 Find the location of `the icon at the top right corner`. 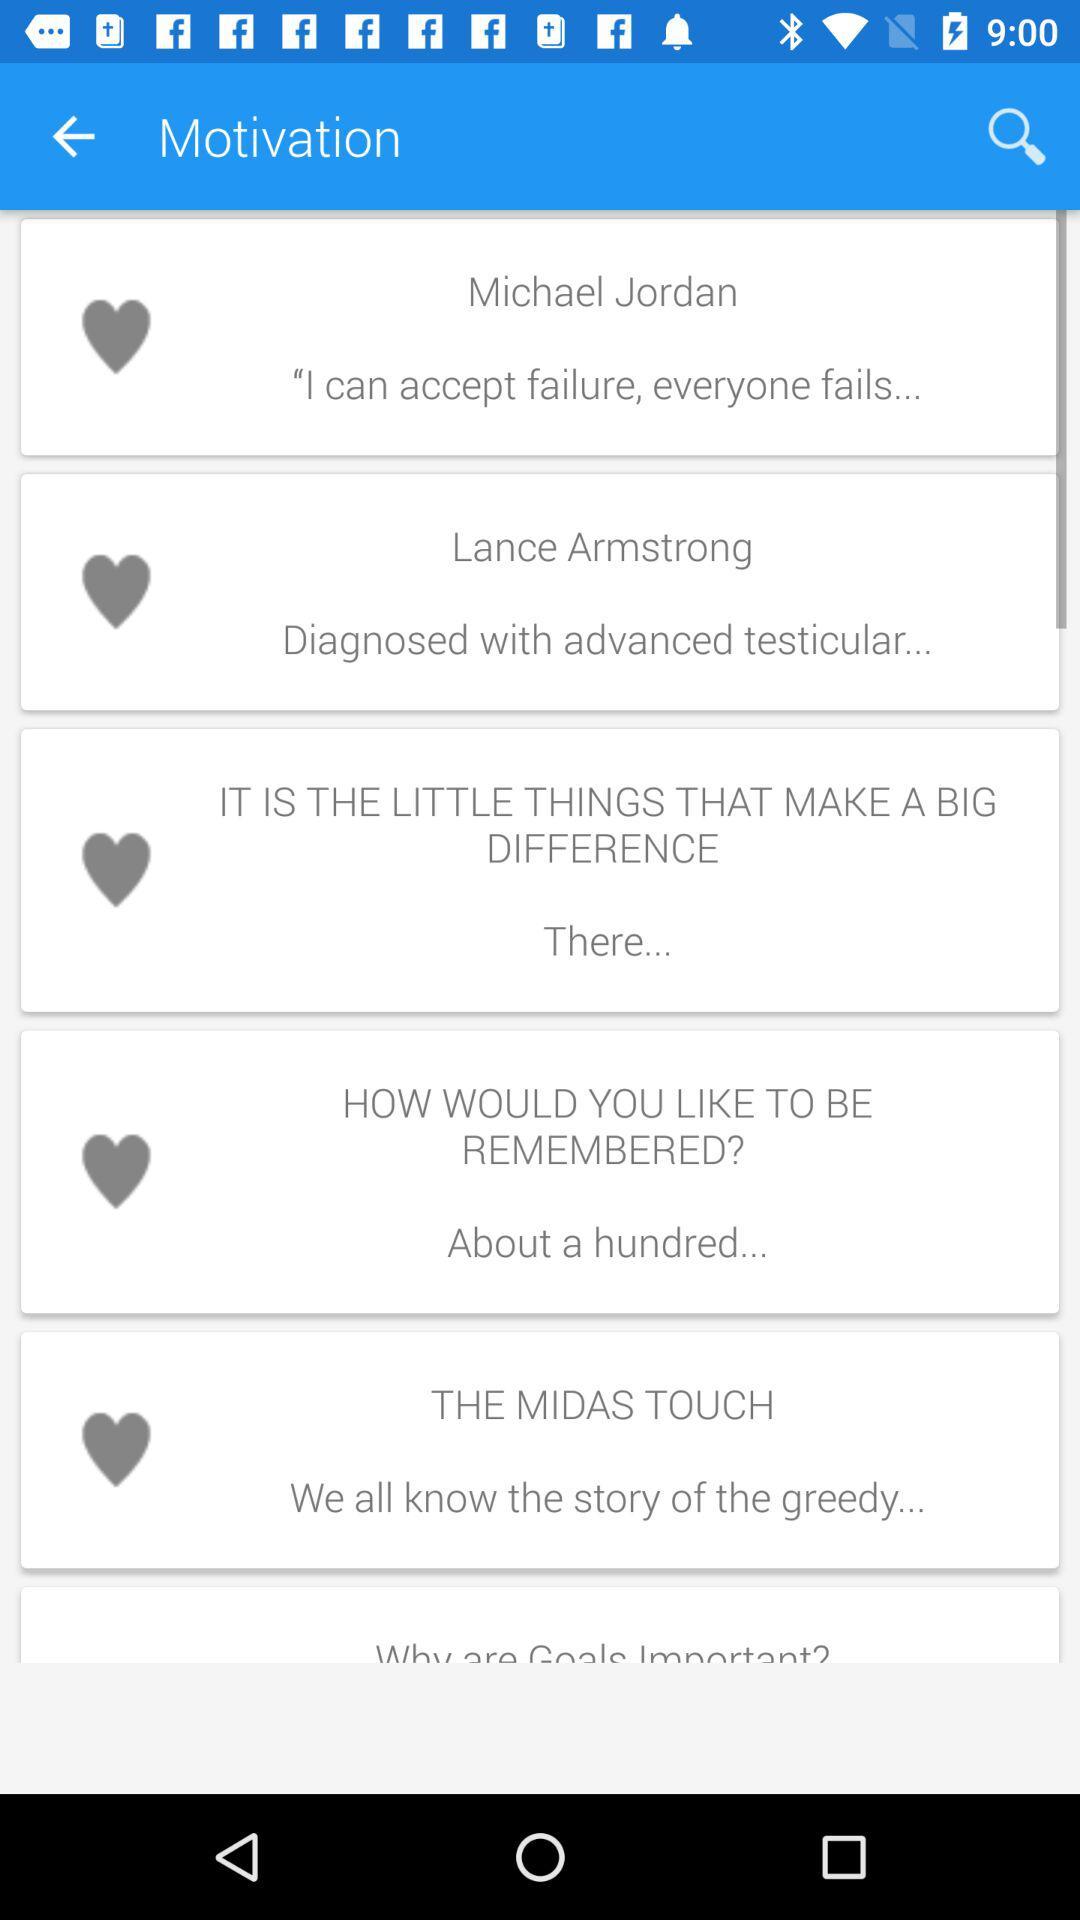

the icon at the top right corner is located at coordinates (1017, 135).